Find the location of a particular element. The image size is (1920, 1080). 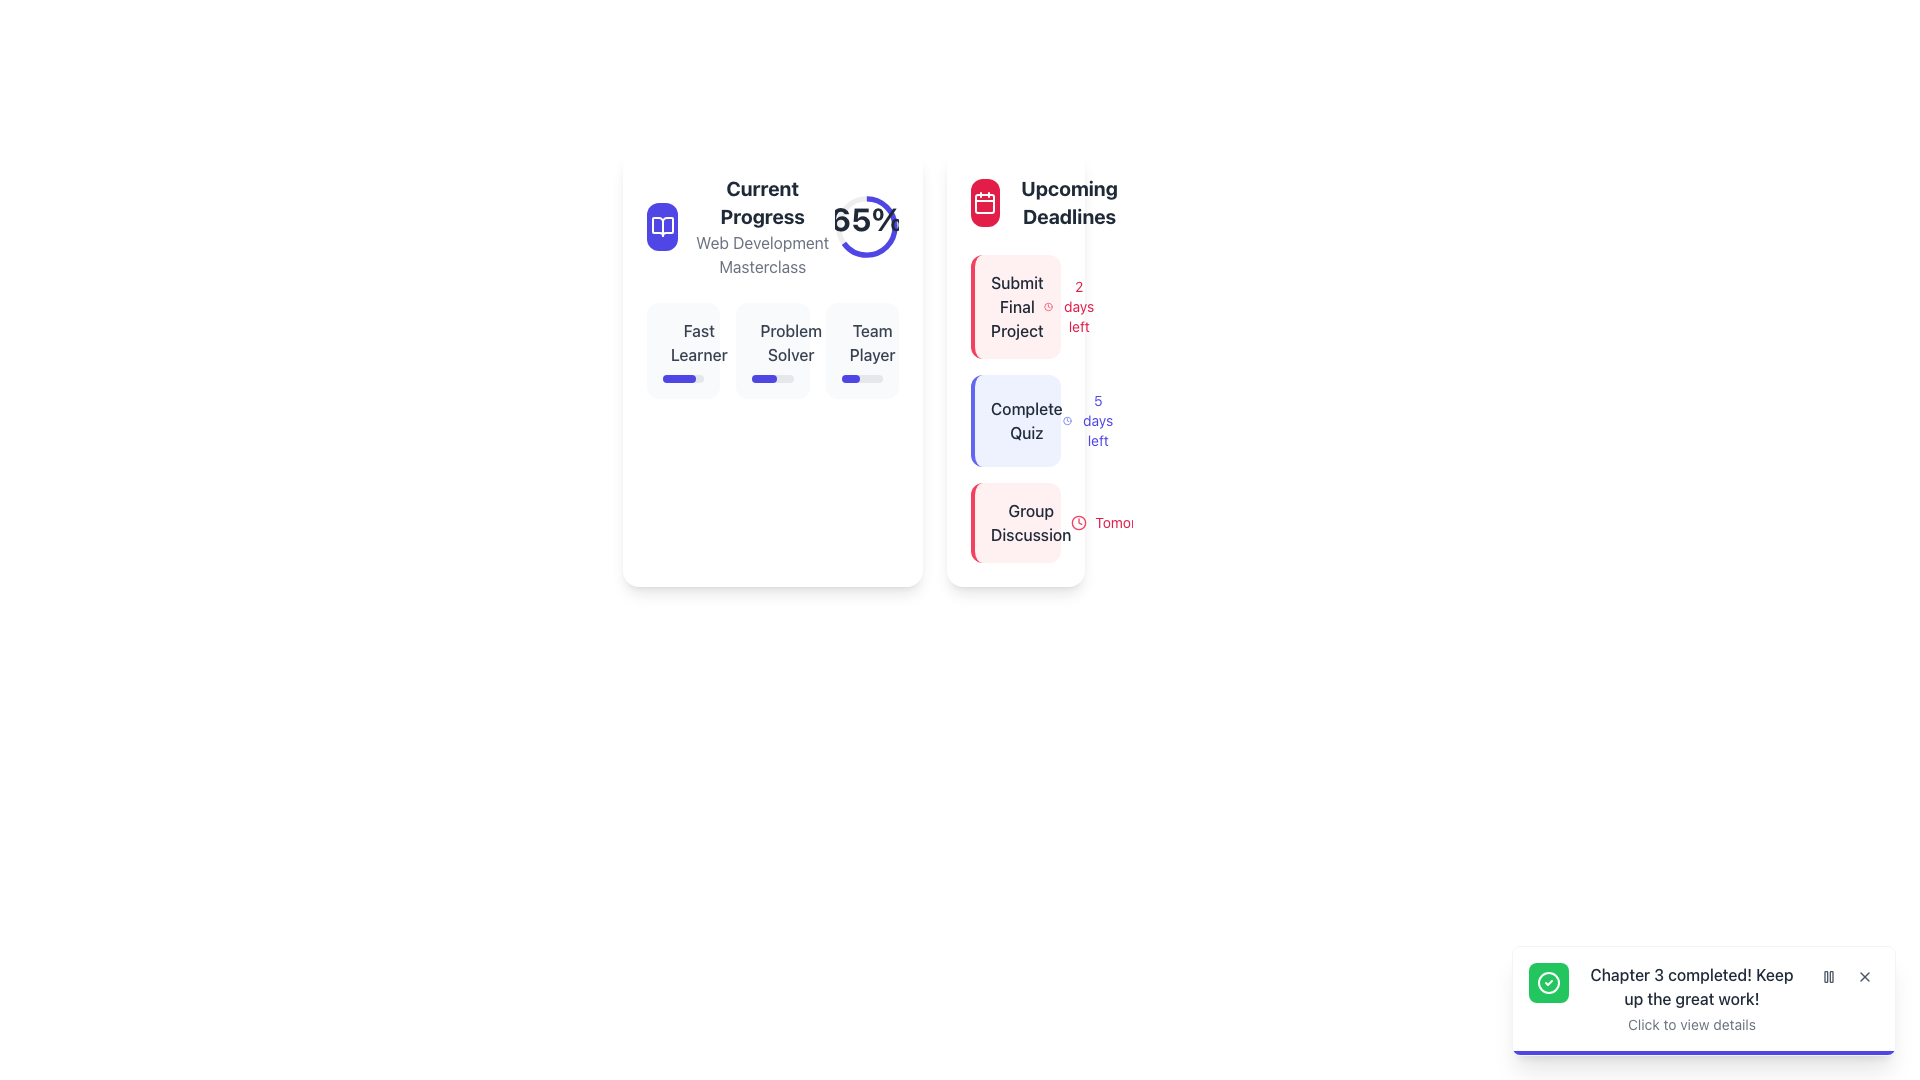

the first Text label in the vertically arranged list of descriptors within the 'Current Progress' card, which serves as a descriptor indicating a skill or quality is located at coordinates (683, 342).